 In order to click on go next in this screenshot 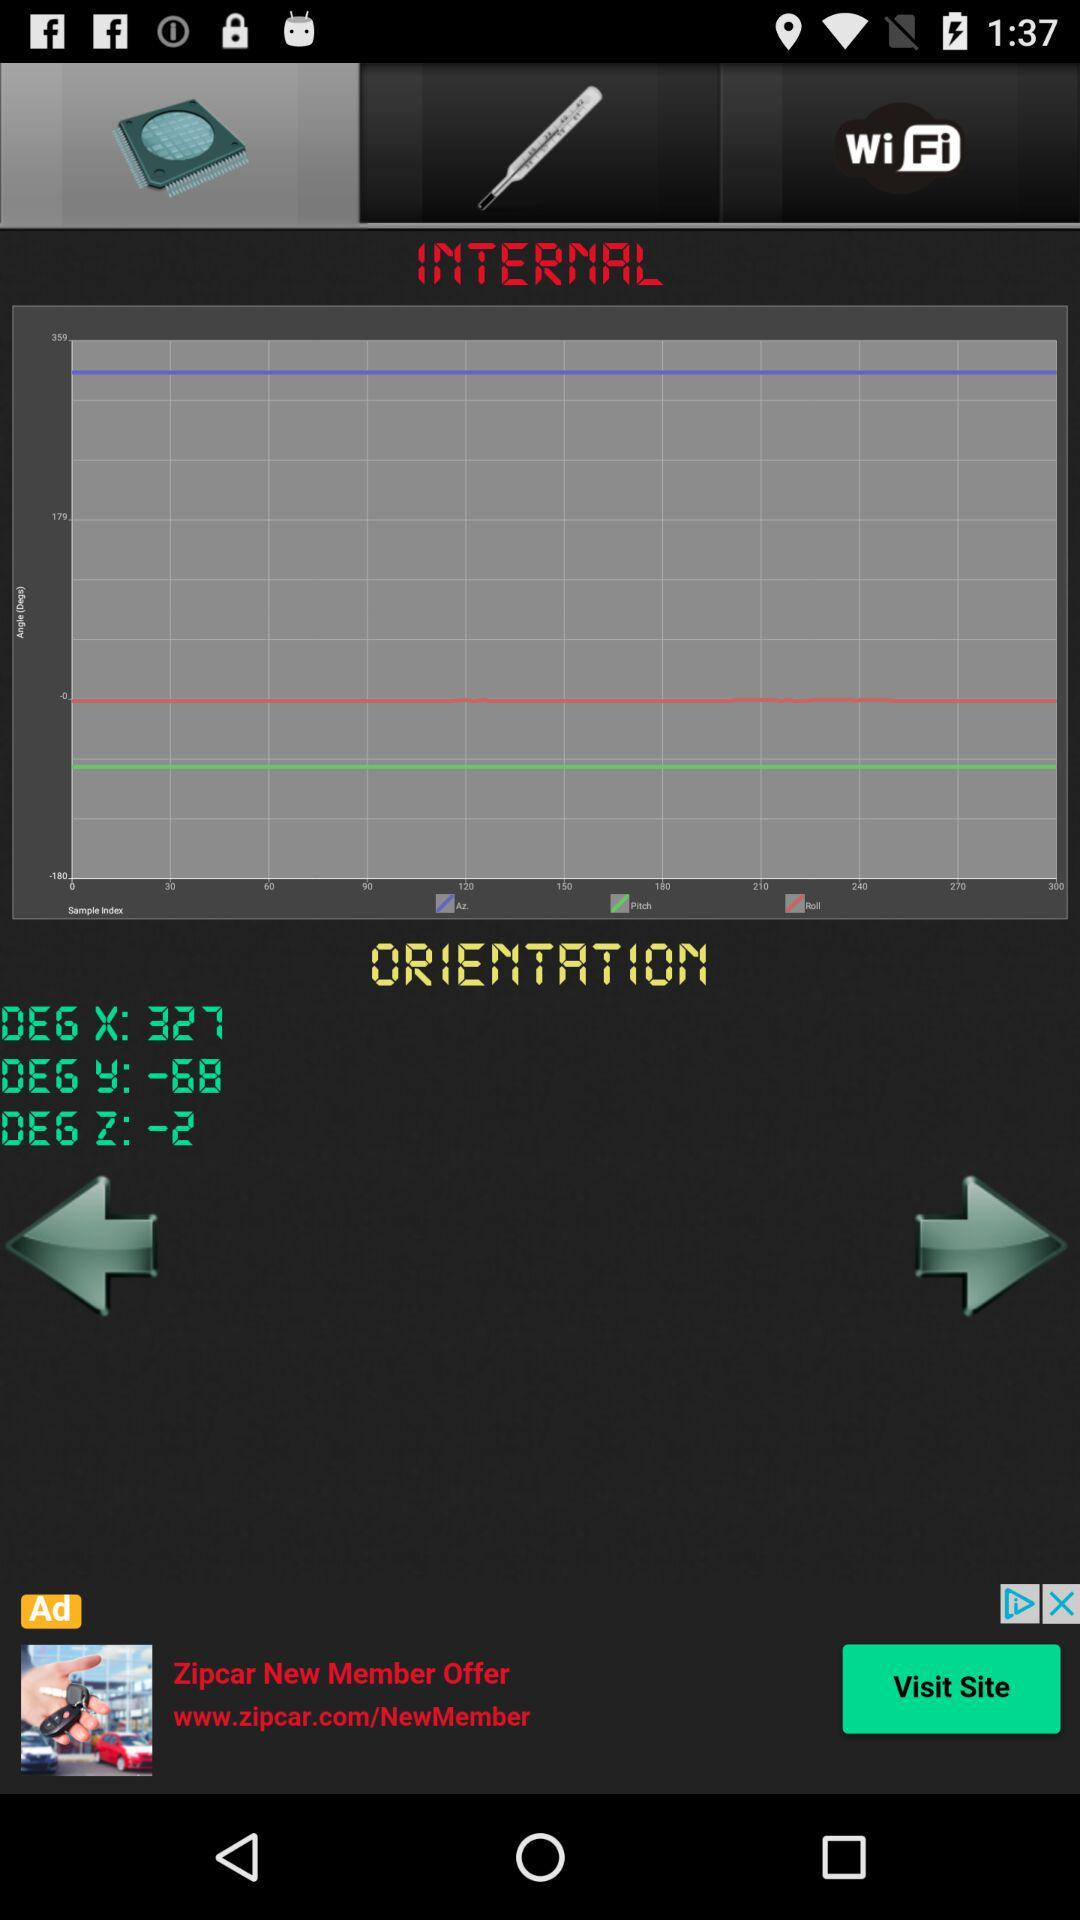, I will do `click(987, 1244)`.